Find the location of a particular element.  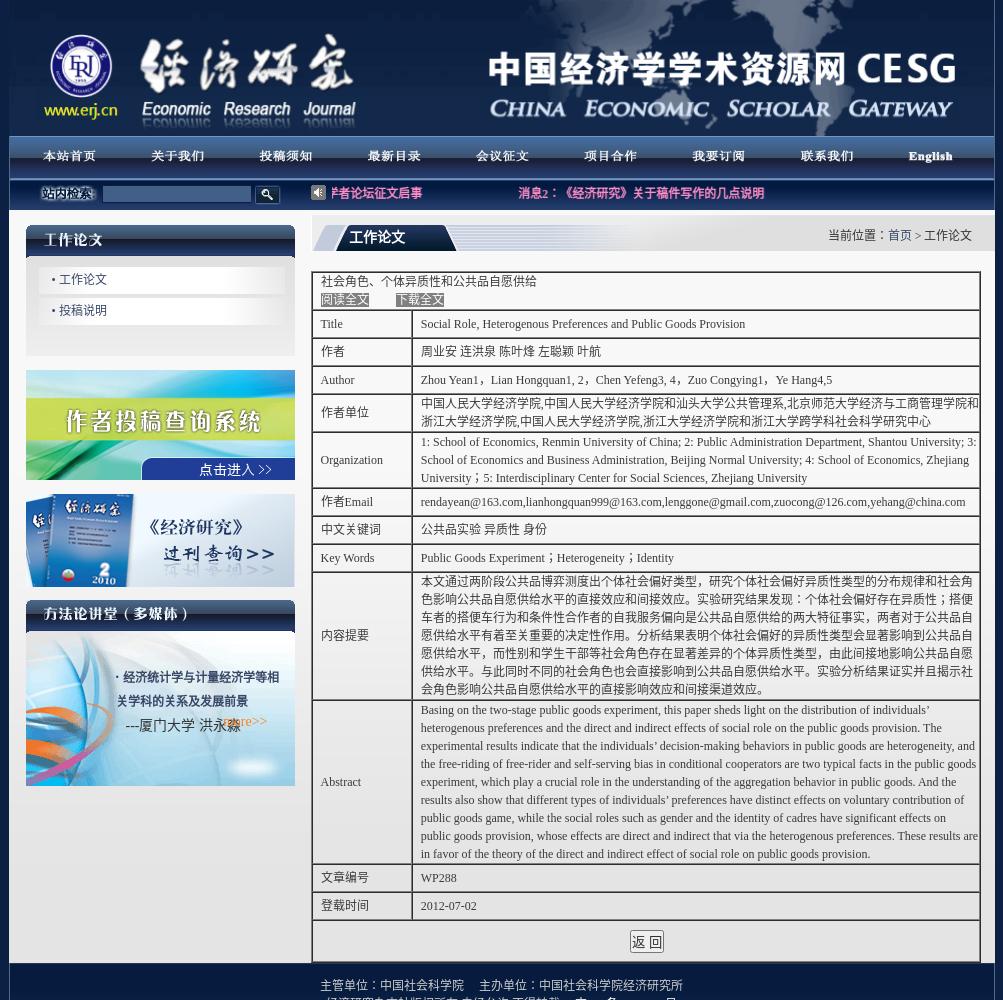

'Zhou Yean1，Lian Hongquan1, 2，Chen Yefeng3, 4，Zuo Congying1，Ye Hang4,5' is located at coordinates (628, 380).